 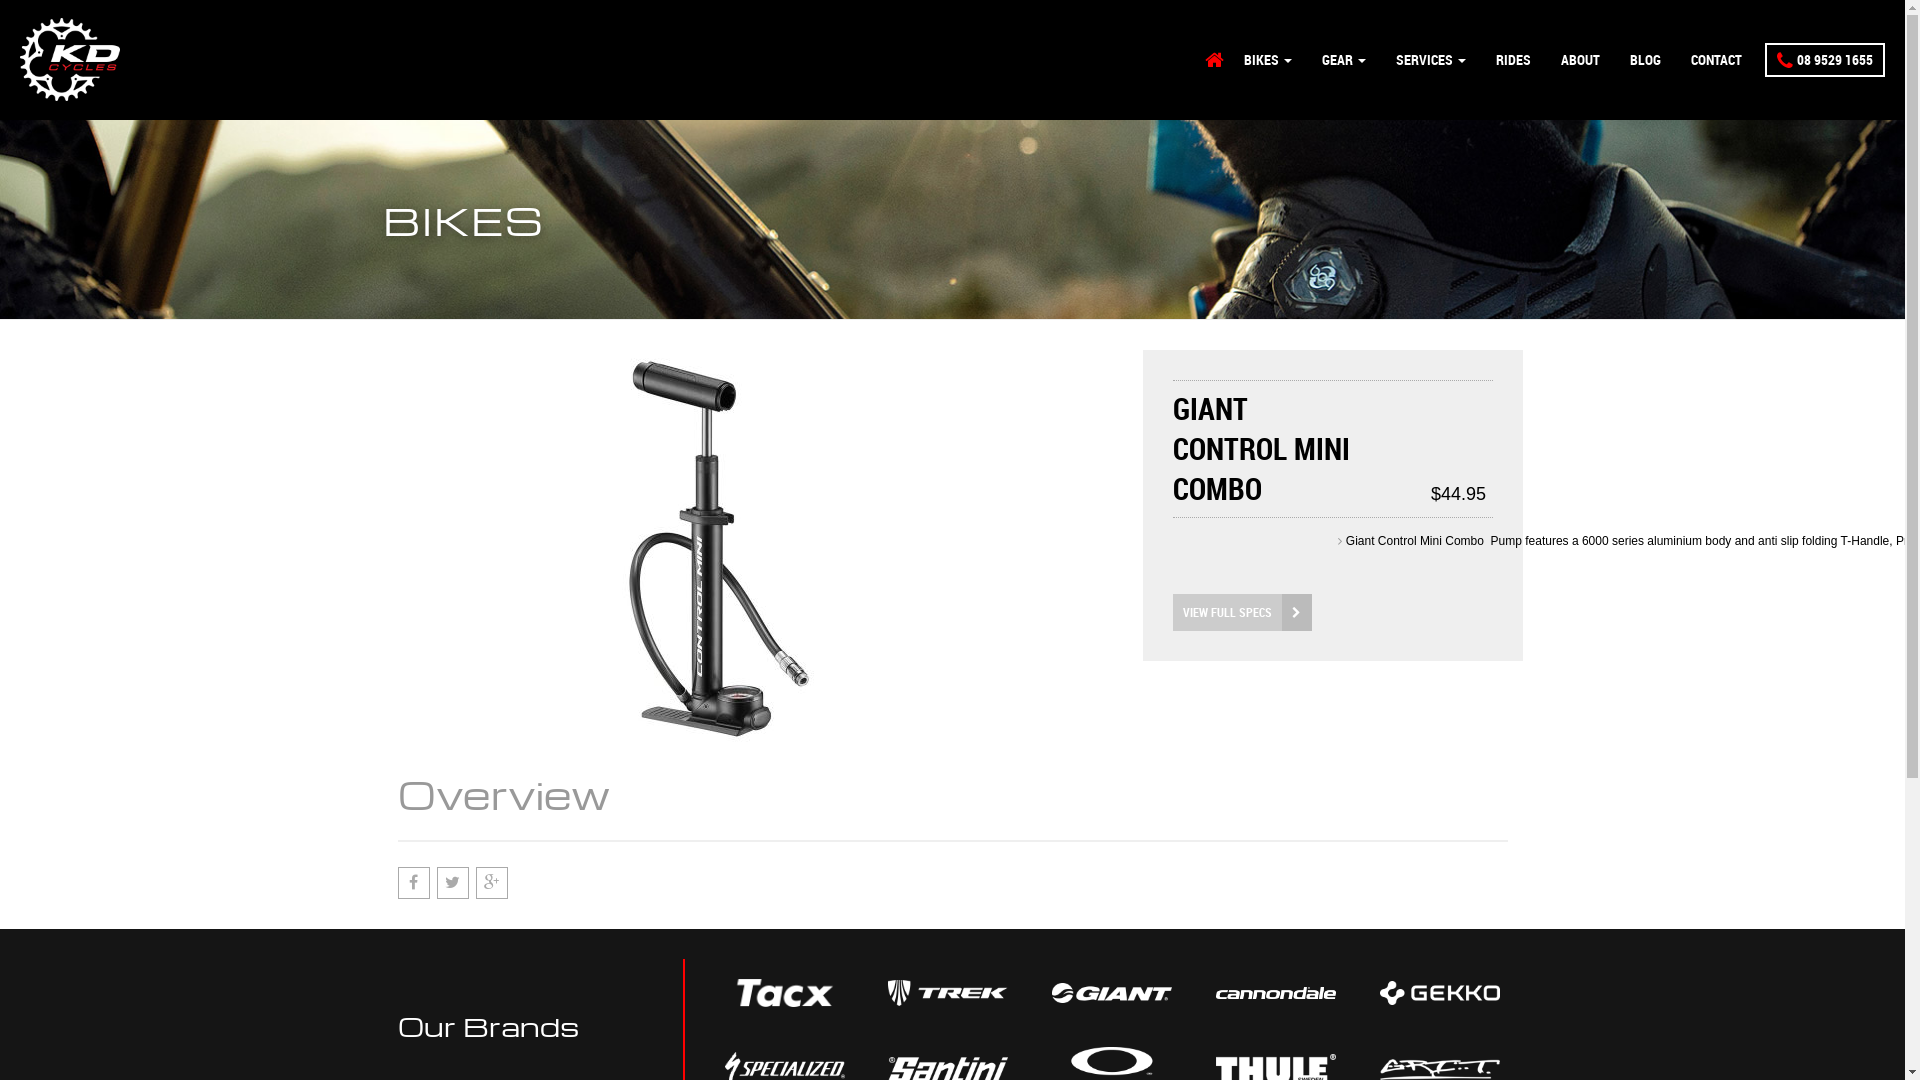 What do you see at coordinates (1645, 59) in the screenshot?
I see `'BLOG'` at bounding box center [1645, 59].